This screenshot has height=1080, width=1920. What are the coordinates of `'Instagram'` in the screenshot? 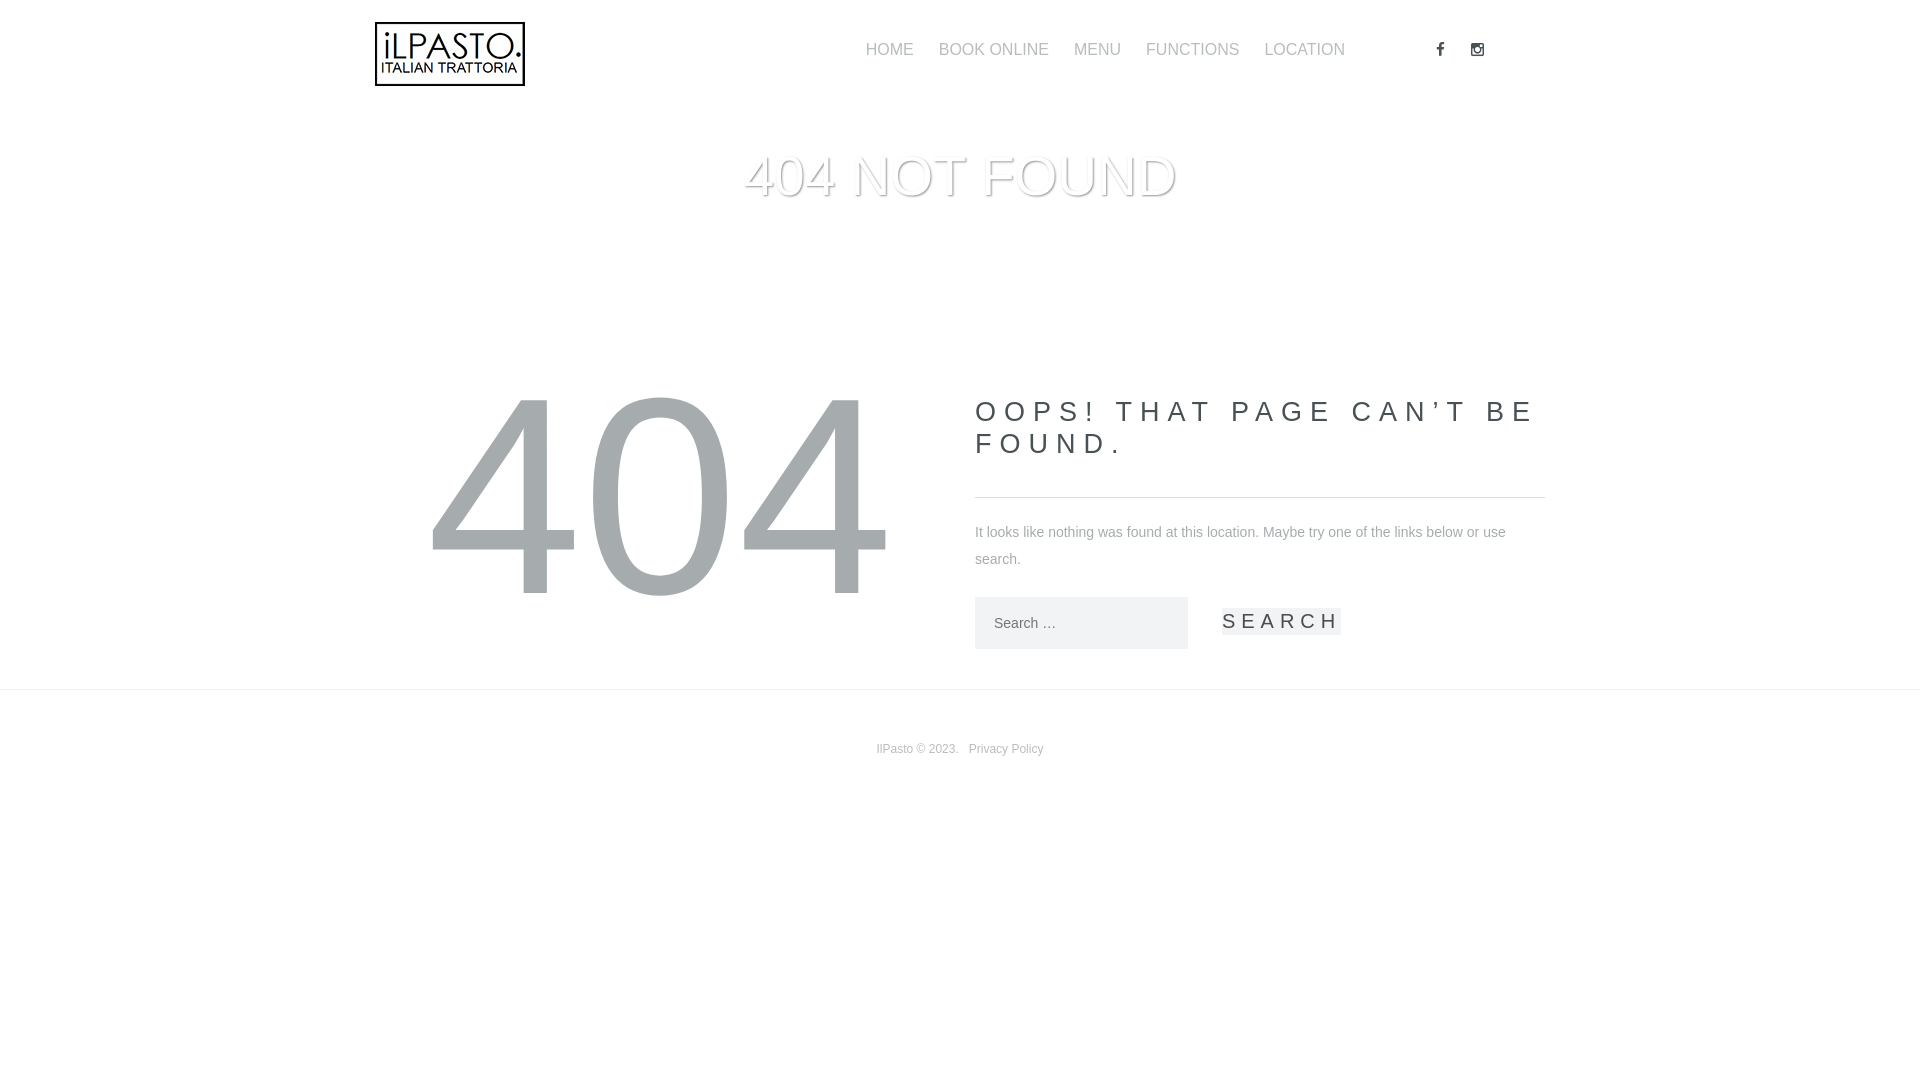 It's located at (1477, 49).